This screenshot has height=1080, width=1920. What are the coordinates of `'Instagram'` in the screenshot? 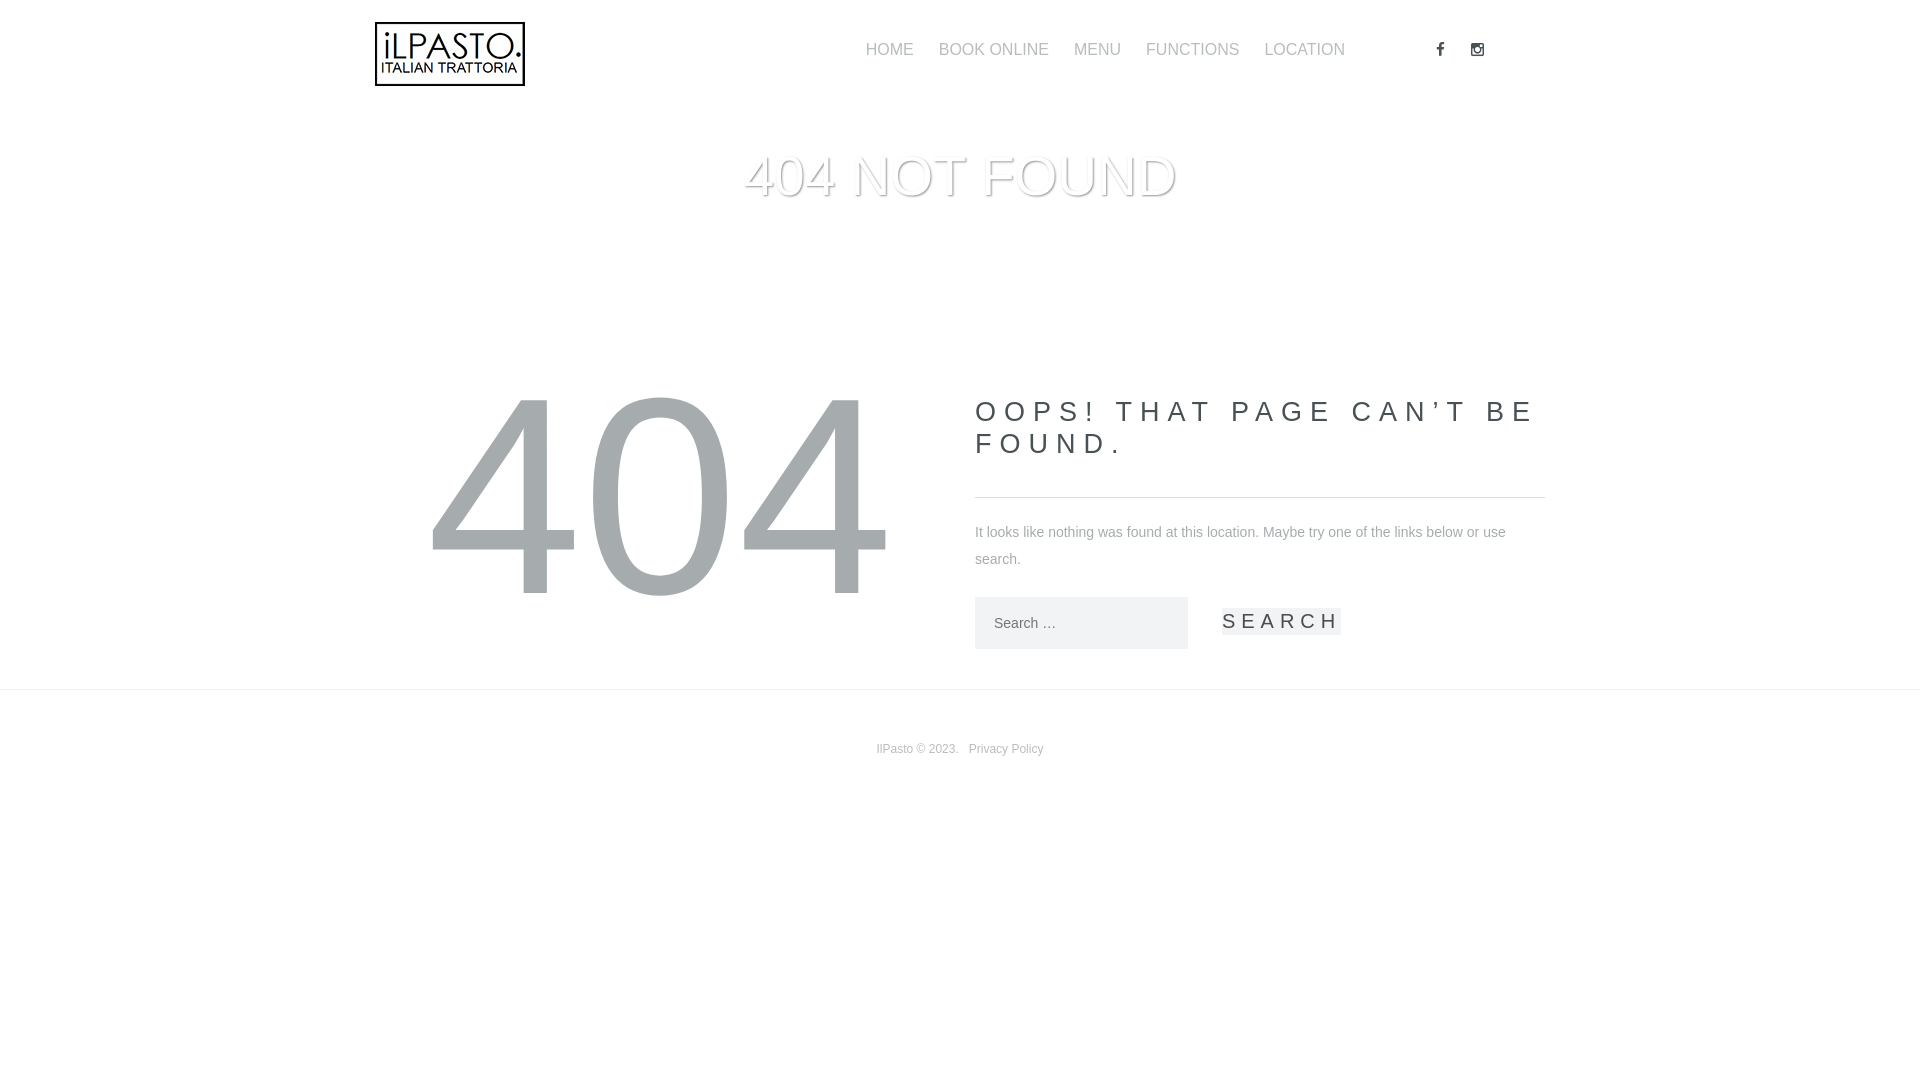 It's located at (1477, 49).